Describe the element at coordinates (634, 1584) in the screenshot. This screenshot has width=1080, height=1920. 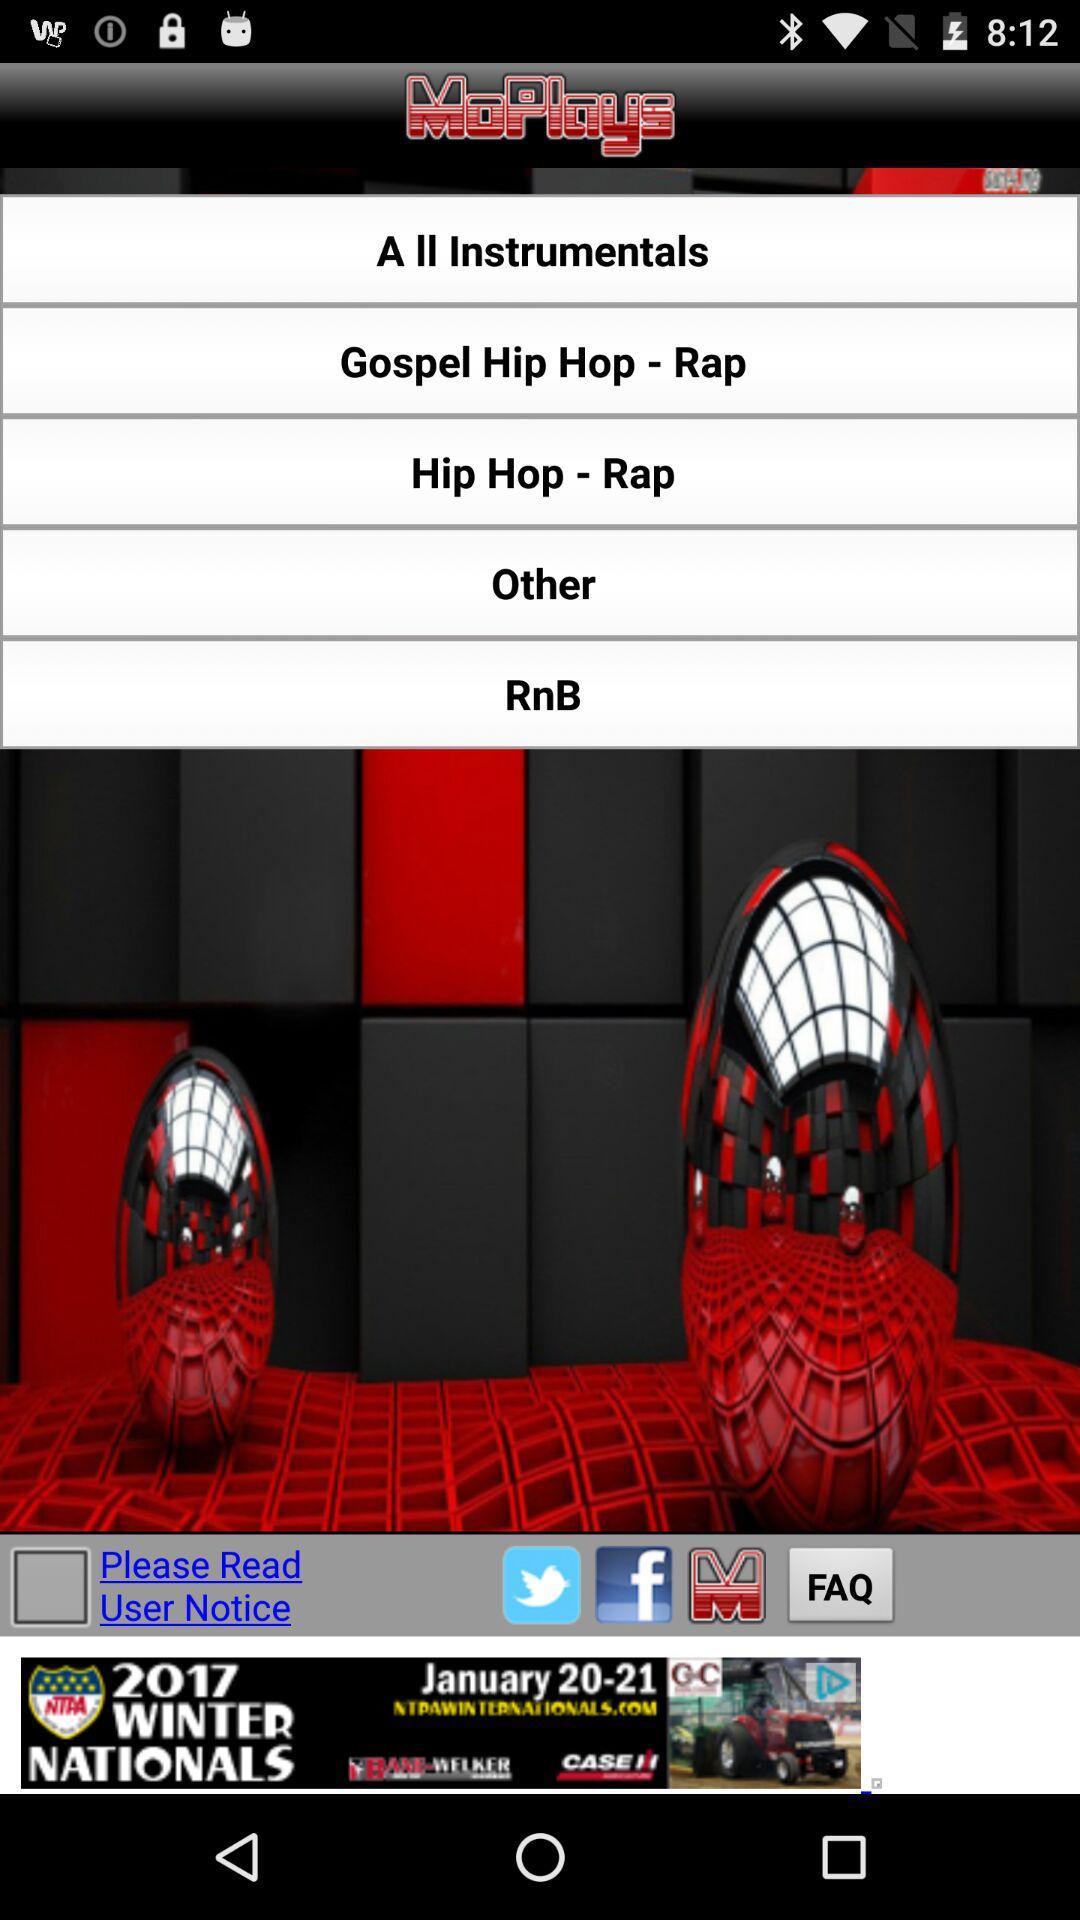
I see `share via facebook` at that location.